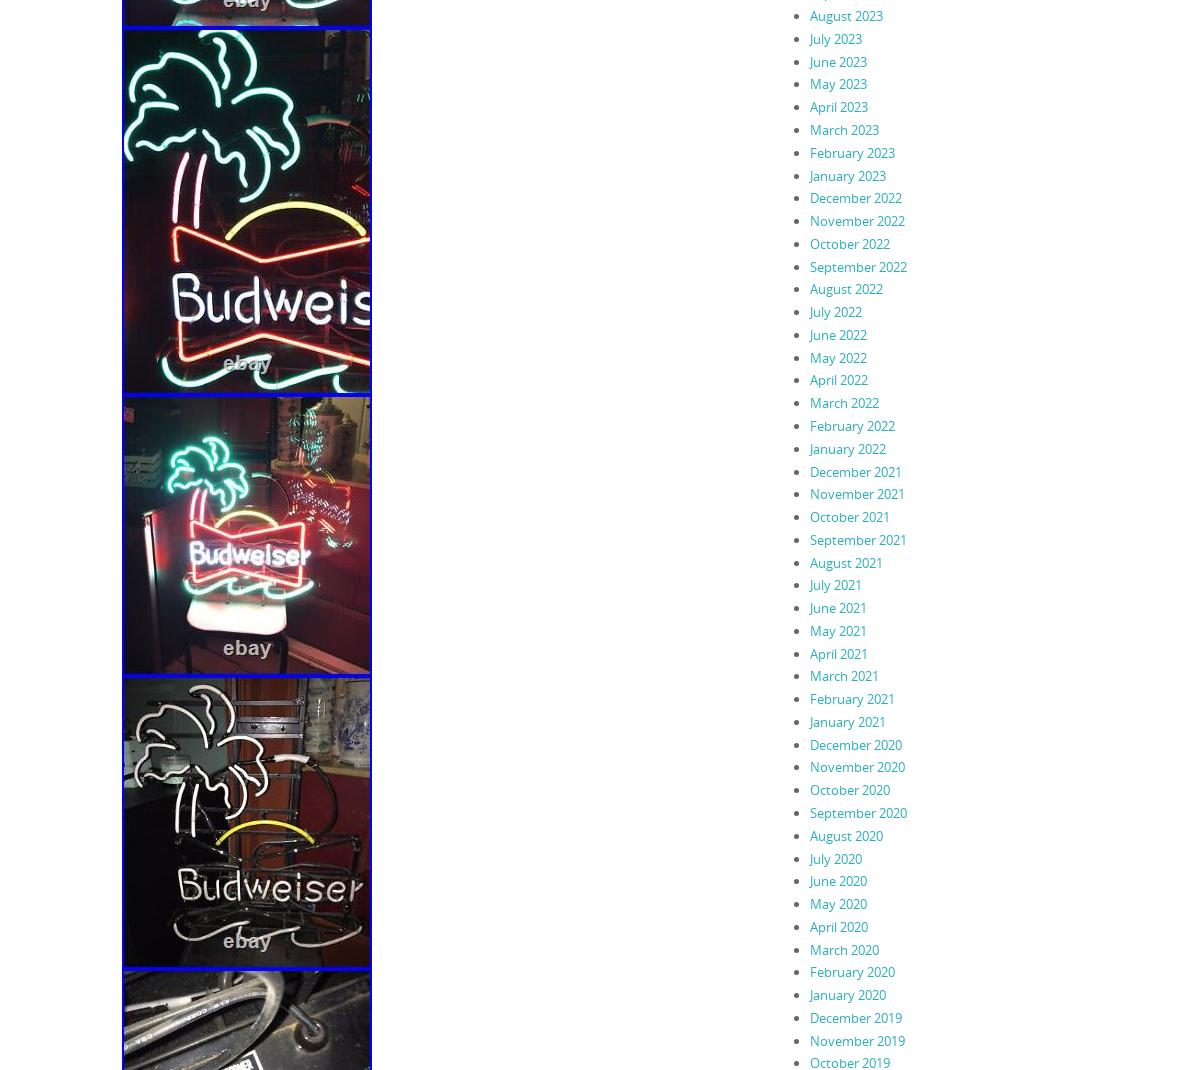  What do you see at coordinates (851, 970) in the screenshot?
I see `'February 2020'` at bounding box center [851, 970].